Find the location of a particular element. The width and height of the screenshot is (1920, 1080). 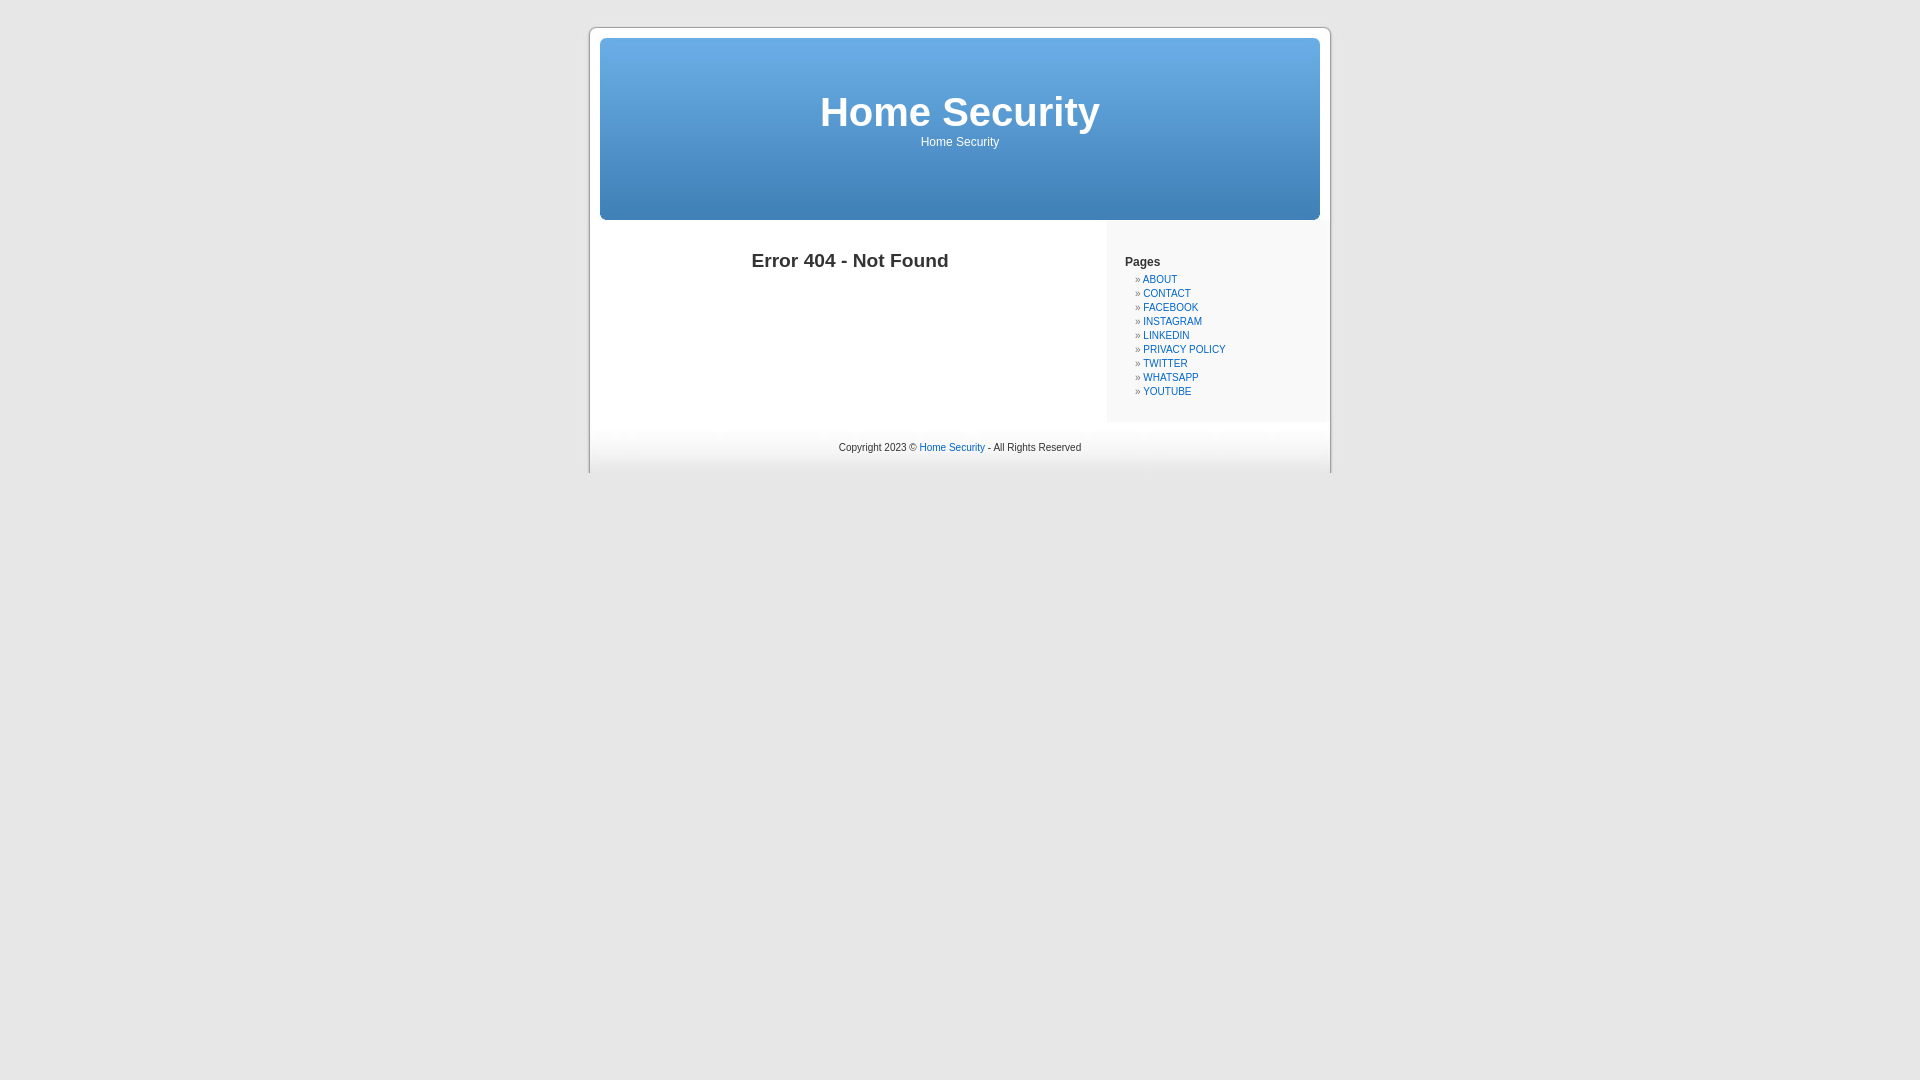

'CONTACT' is located at coordinates (1166, 293).